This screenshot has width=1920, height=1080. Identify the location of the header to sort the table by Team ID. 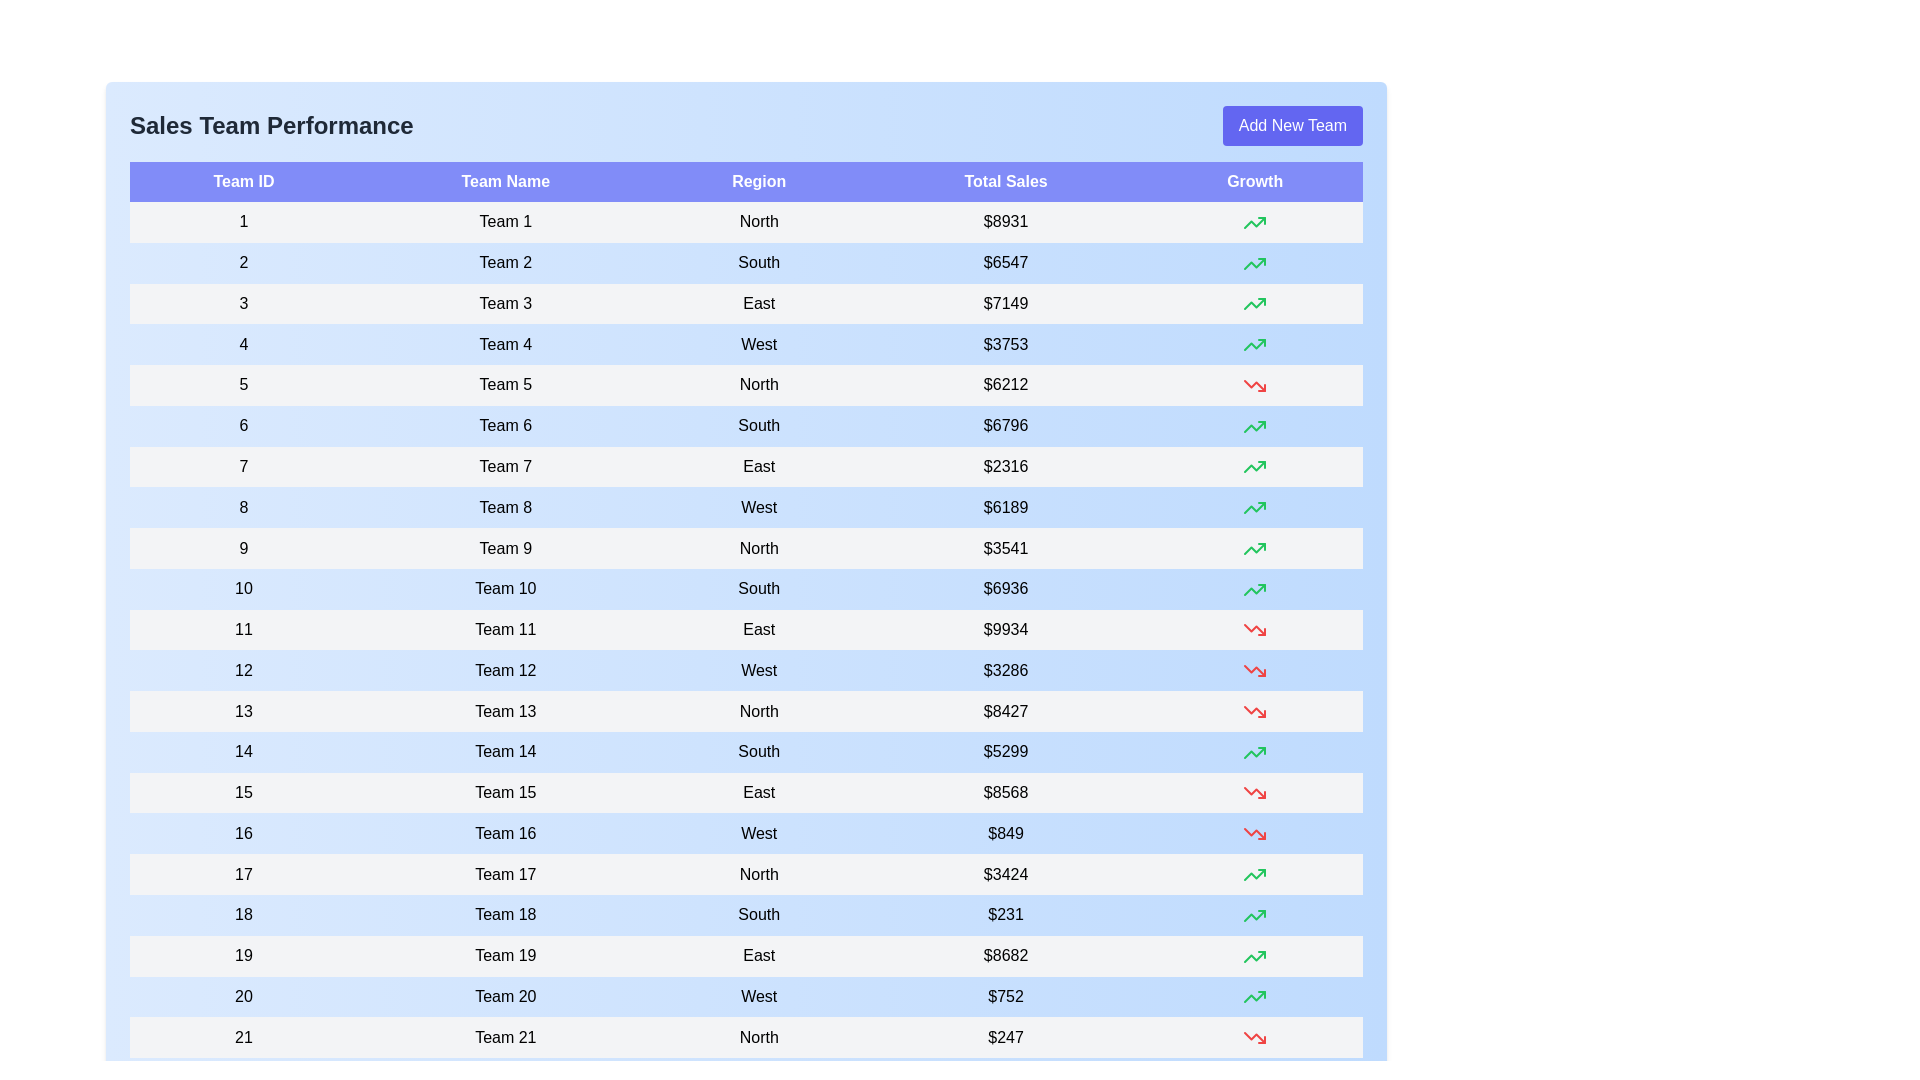
(243, 181).